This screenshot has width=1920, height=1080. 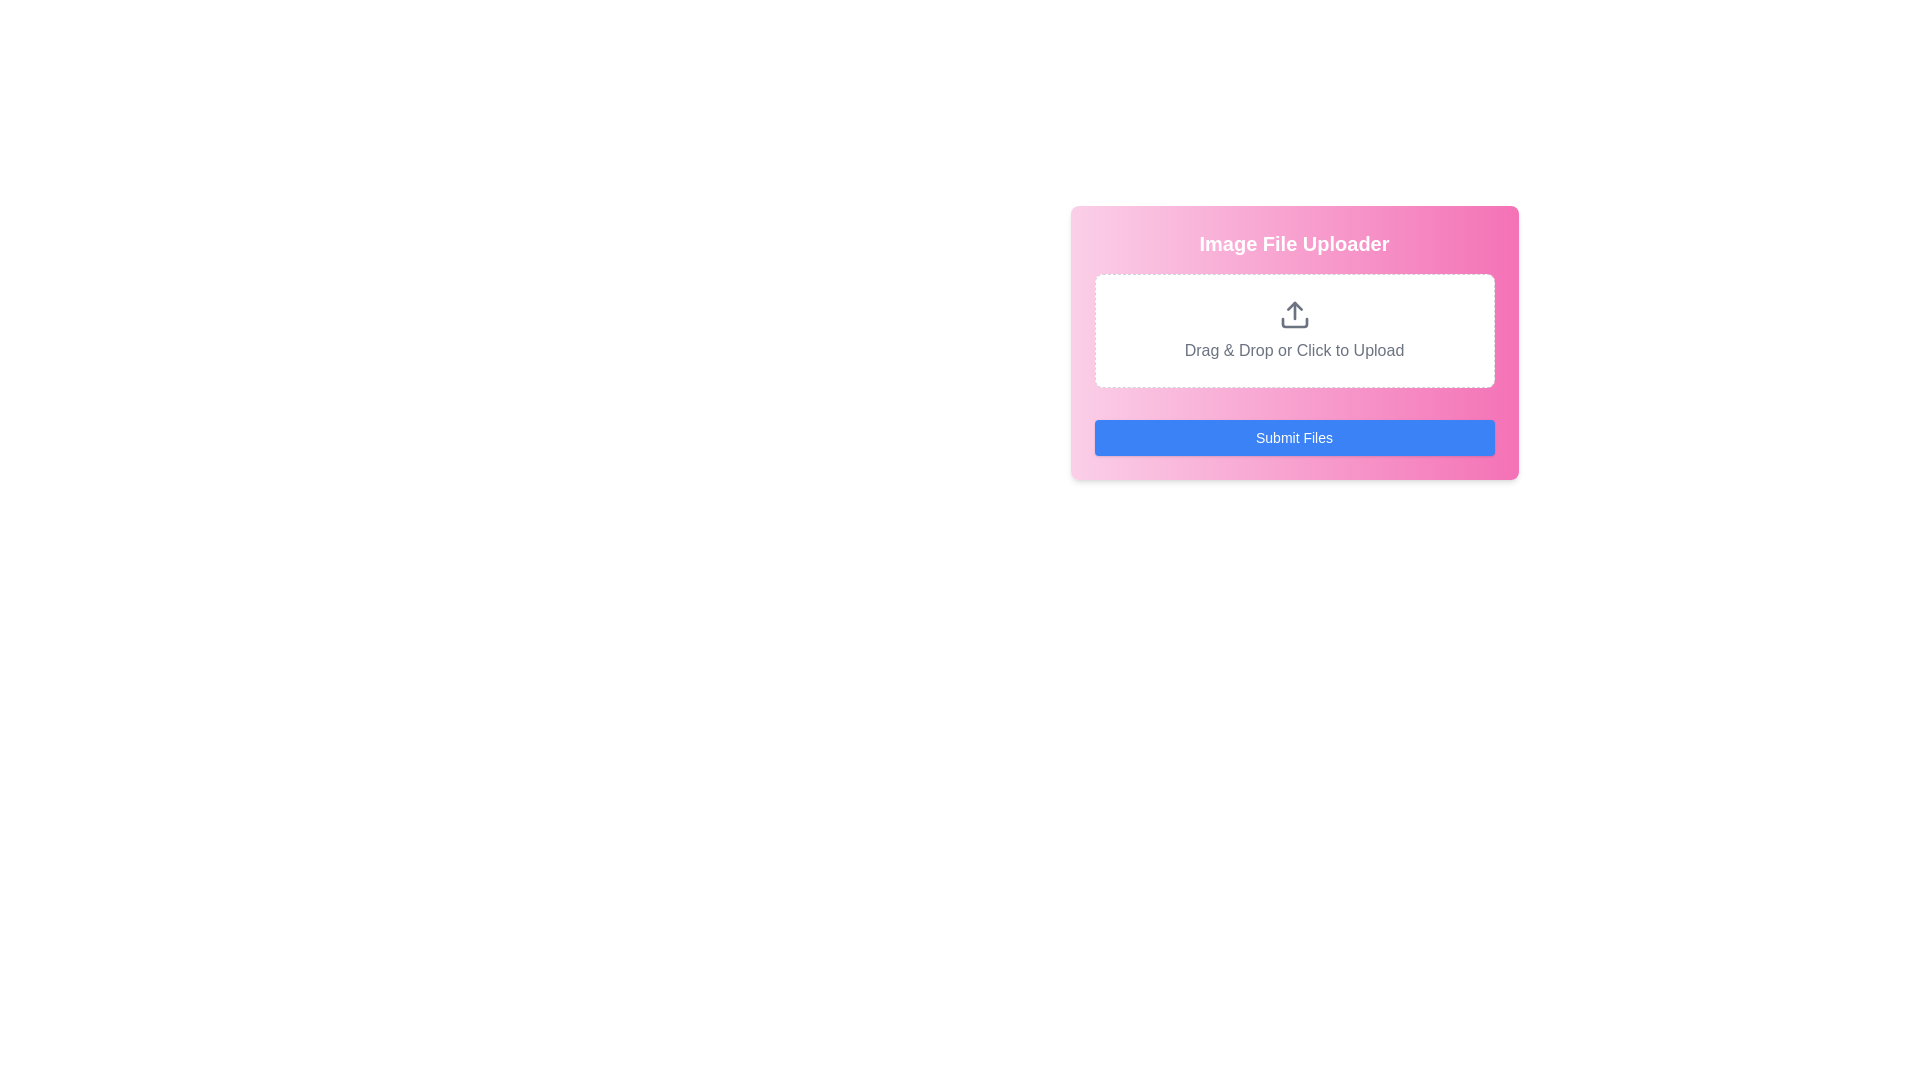 I want to click on the file upload component with a pink gradient background, so click(x=1294, y=342).